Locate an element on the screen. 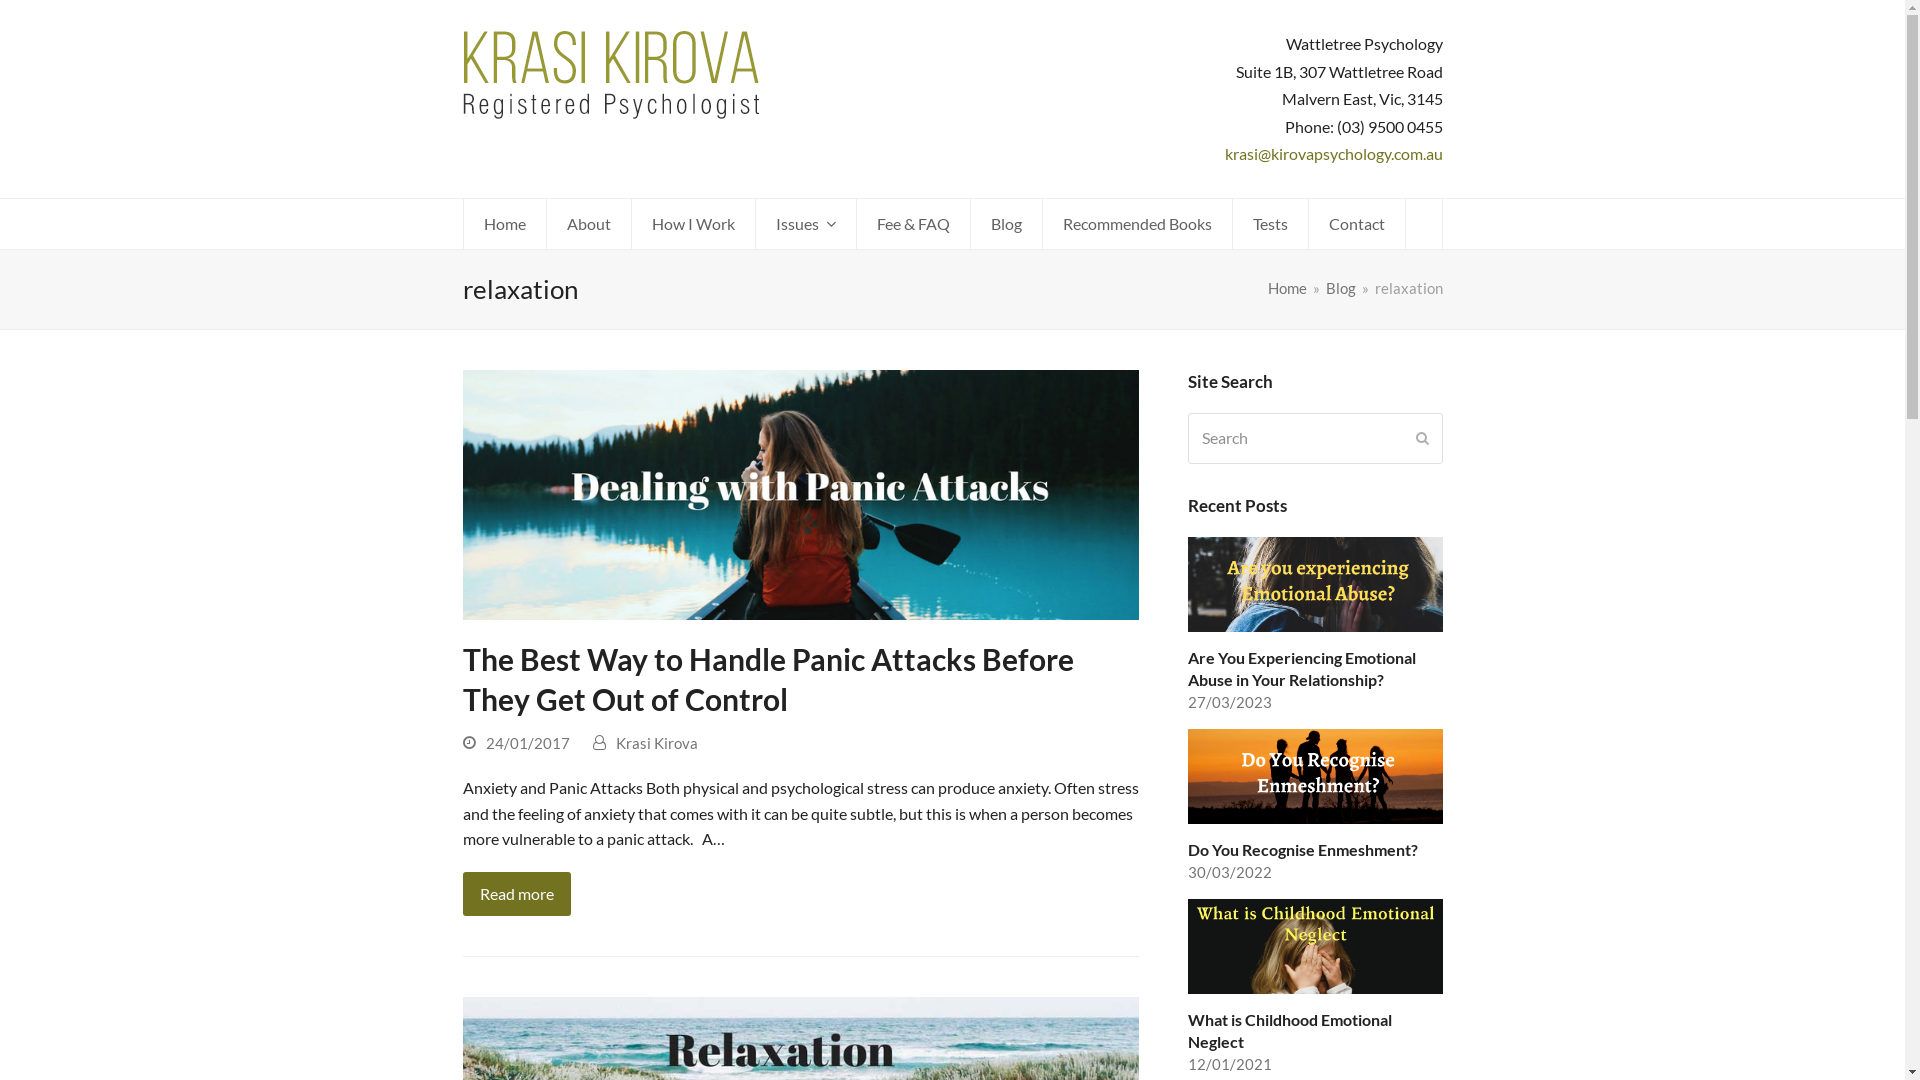 Image resolution: width=1920 pixels, height=1080 pixels. 'About' is located at coordinates (546, 223).